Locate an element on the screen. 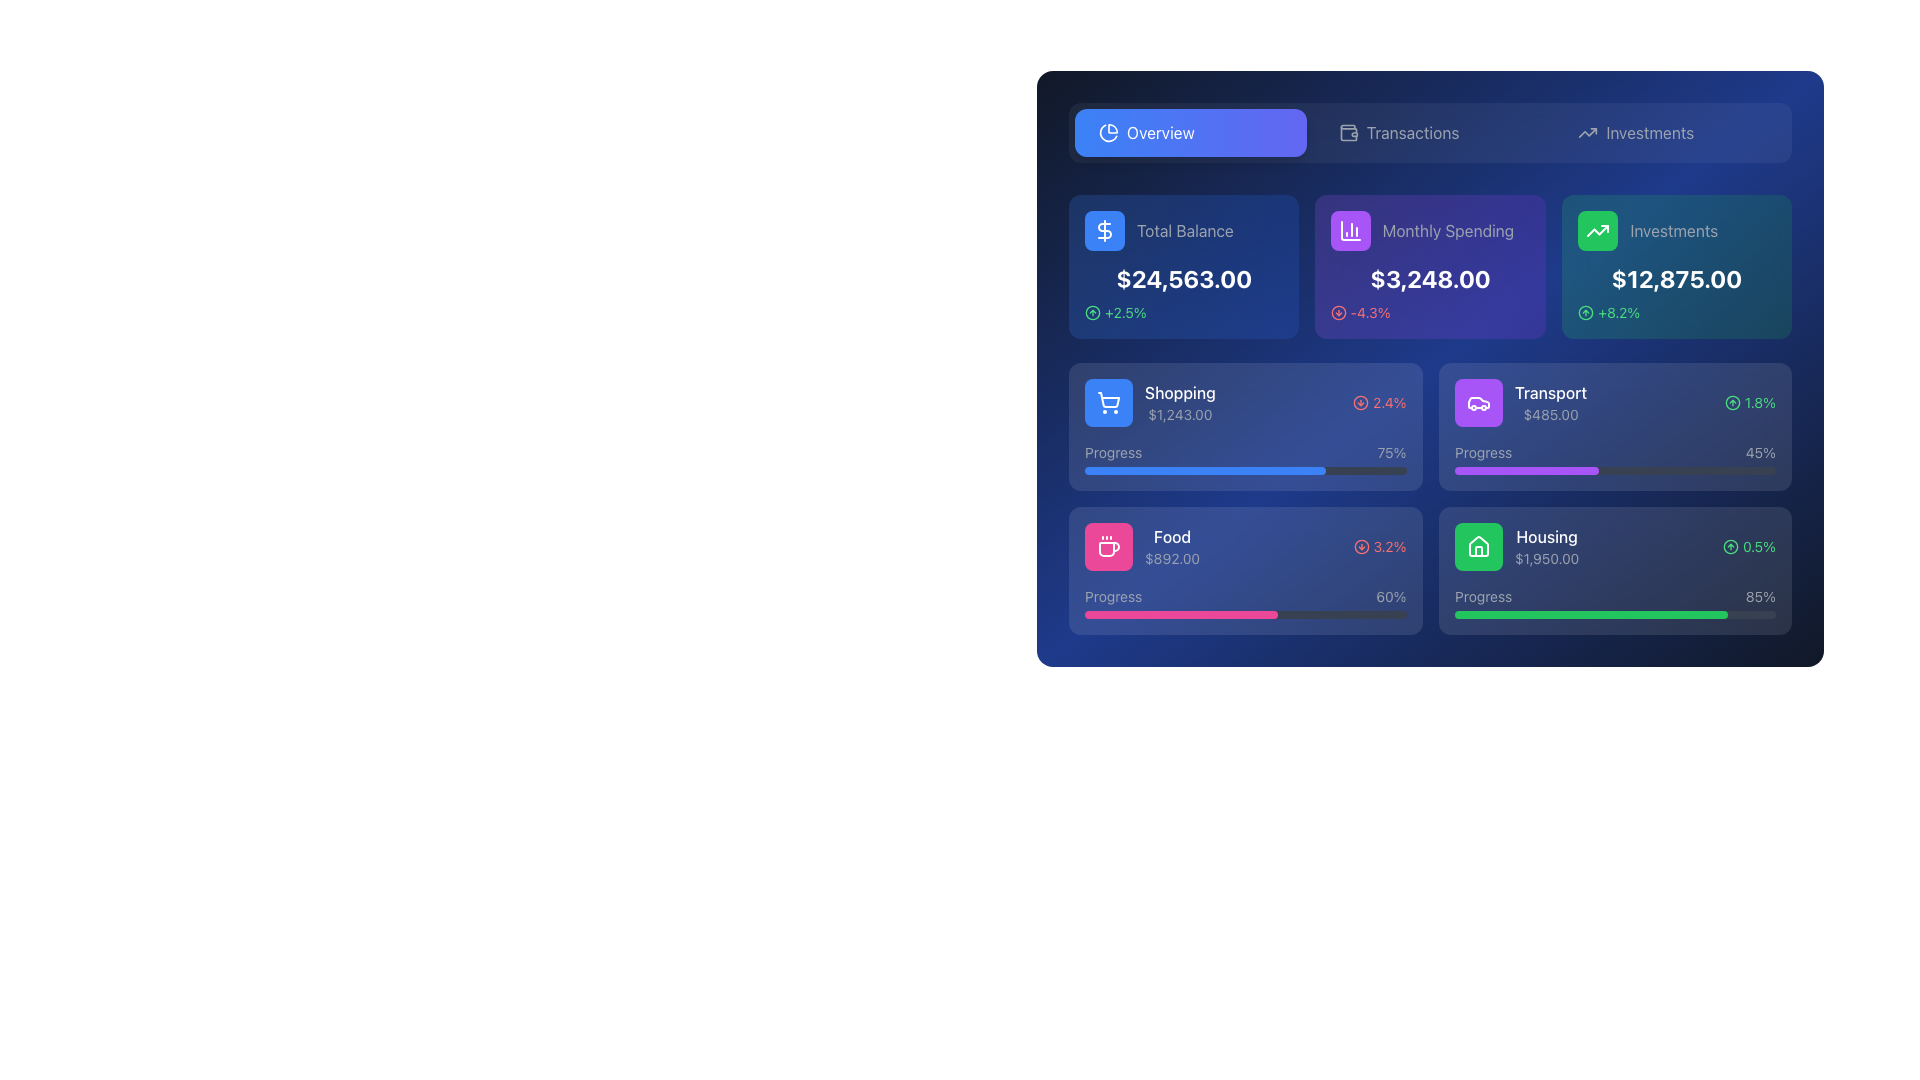 The width and height of the screenshot is (1920, 1080). displayed text of the 'Food' expenditure category, which shows the cost of '$892.00', located in the lower-left section of the segmented card layout is located at coordinates (1172, 547).